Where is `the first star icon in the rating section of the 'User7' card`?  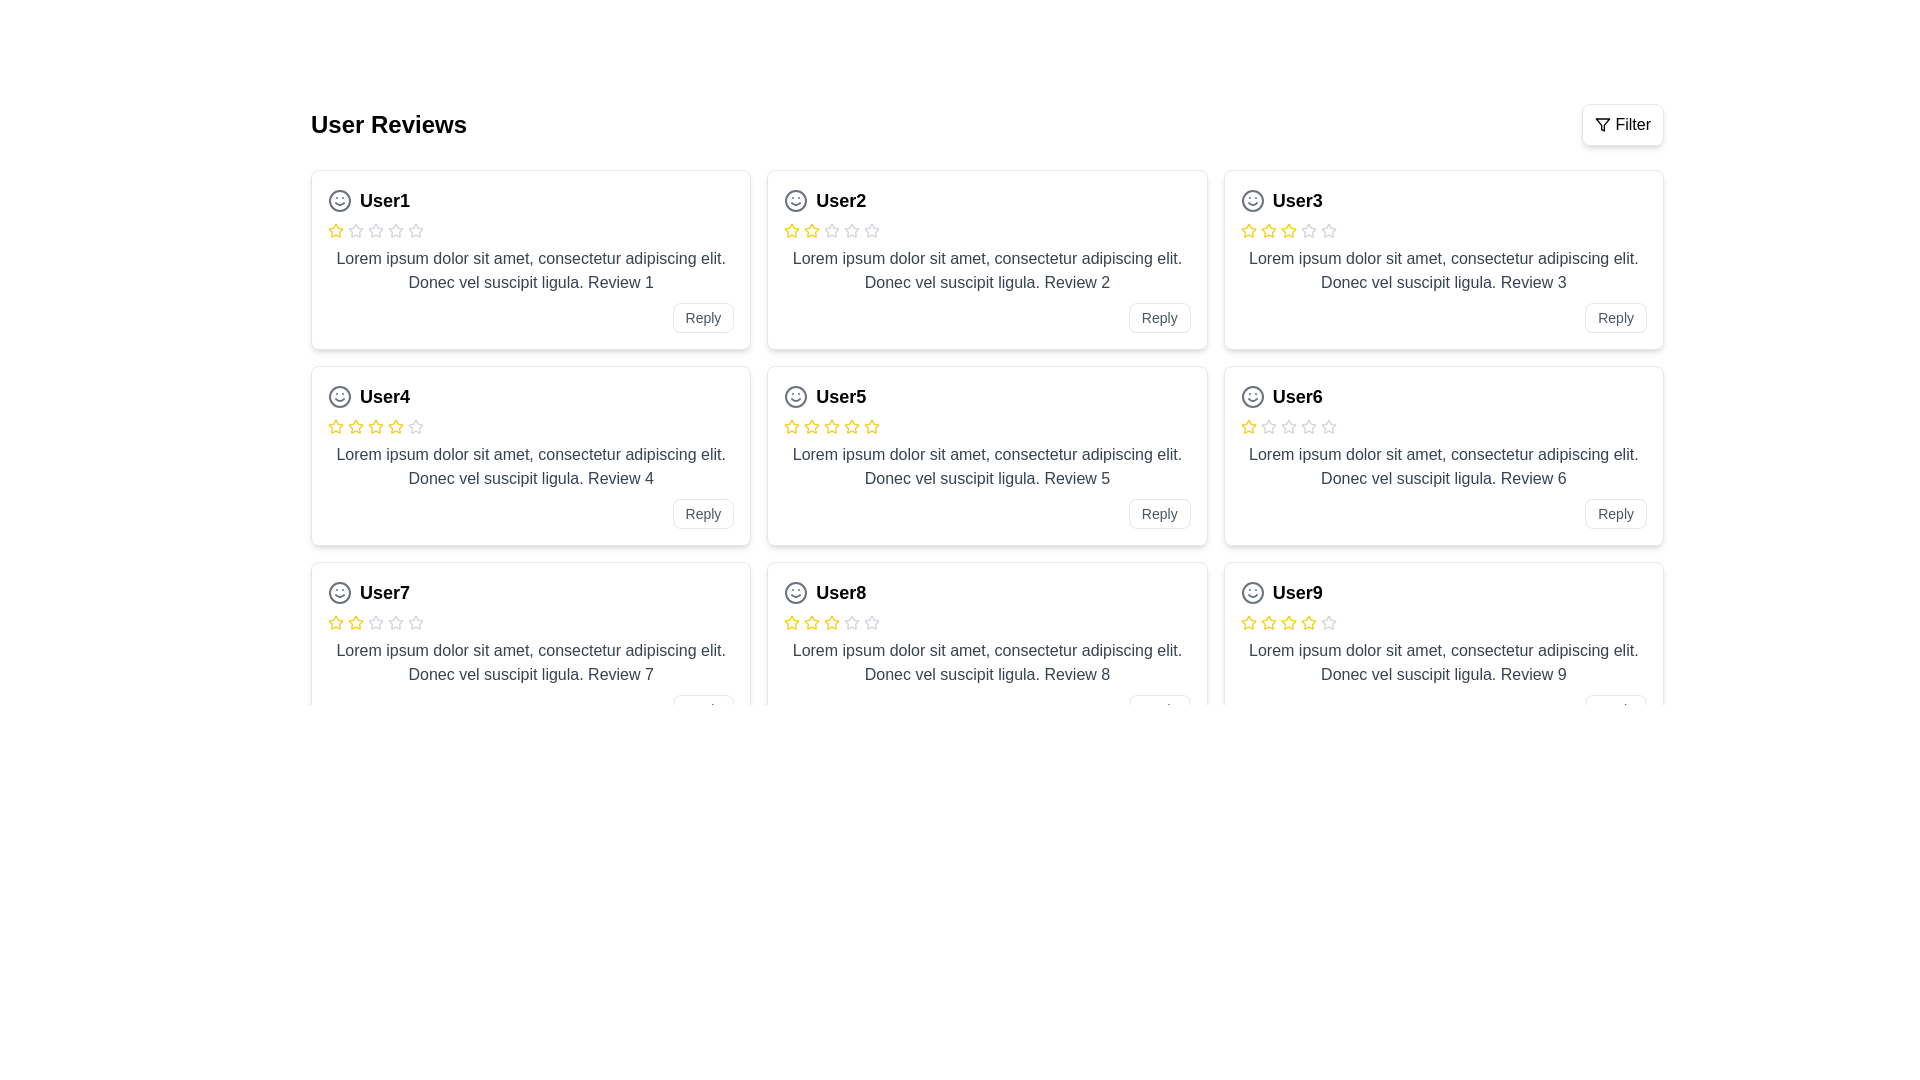 the first star icon in the rating section of the 'User7' card is located at coordinates (336, 622).